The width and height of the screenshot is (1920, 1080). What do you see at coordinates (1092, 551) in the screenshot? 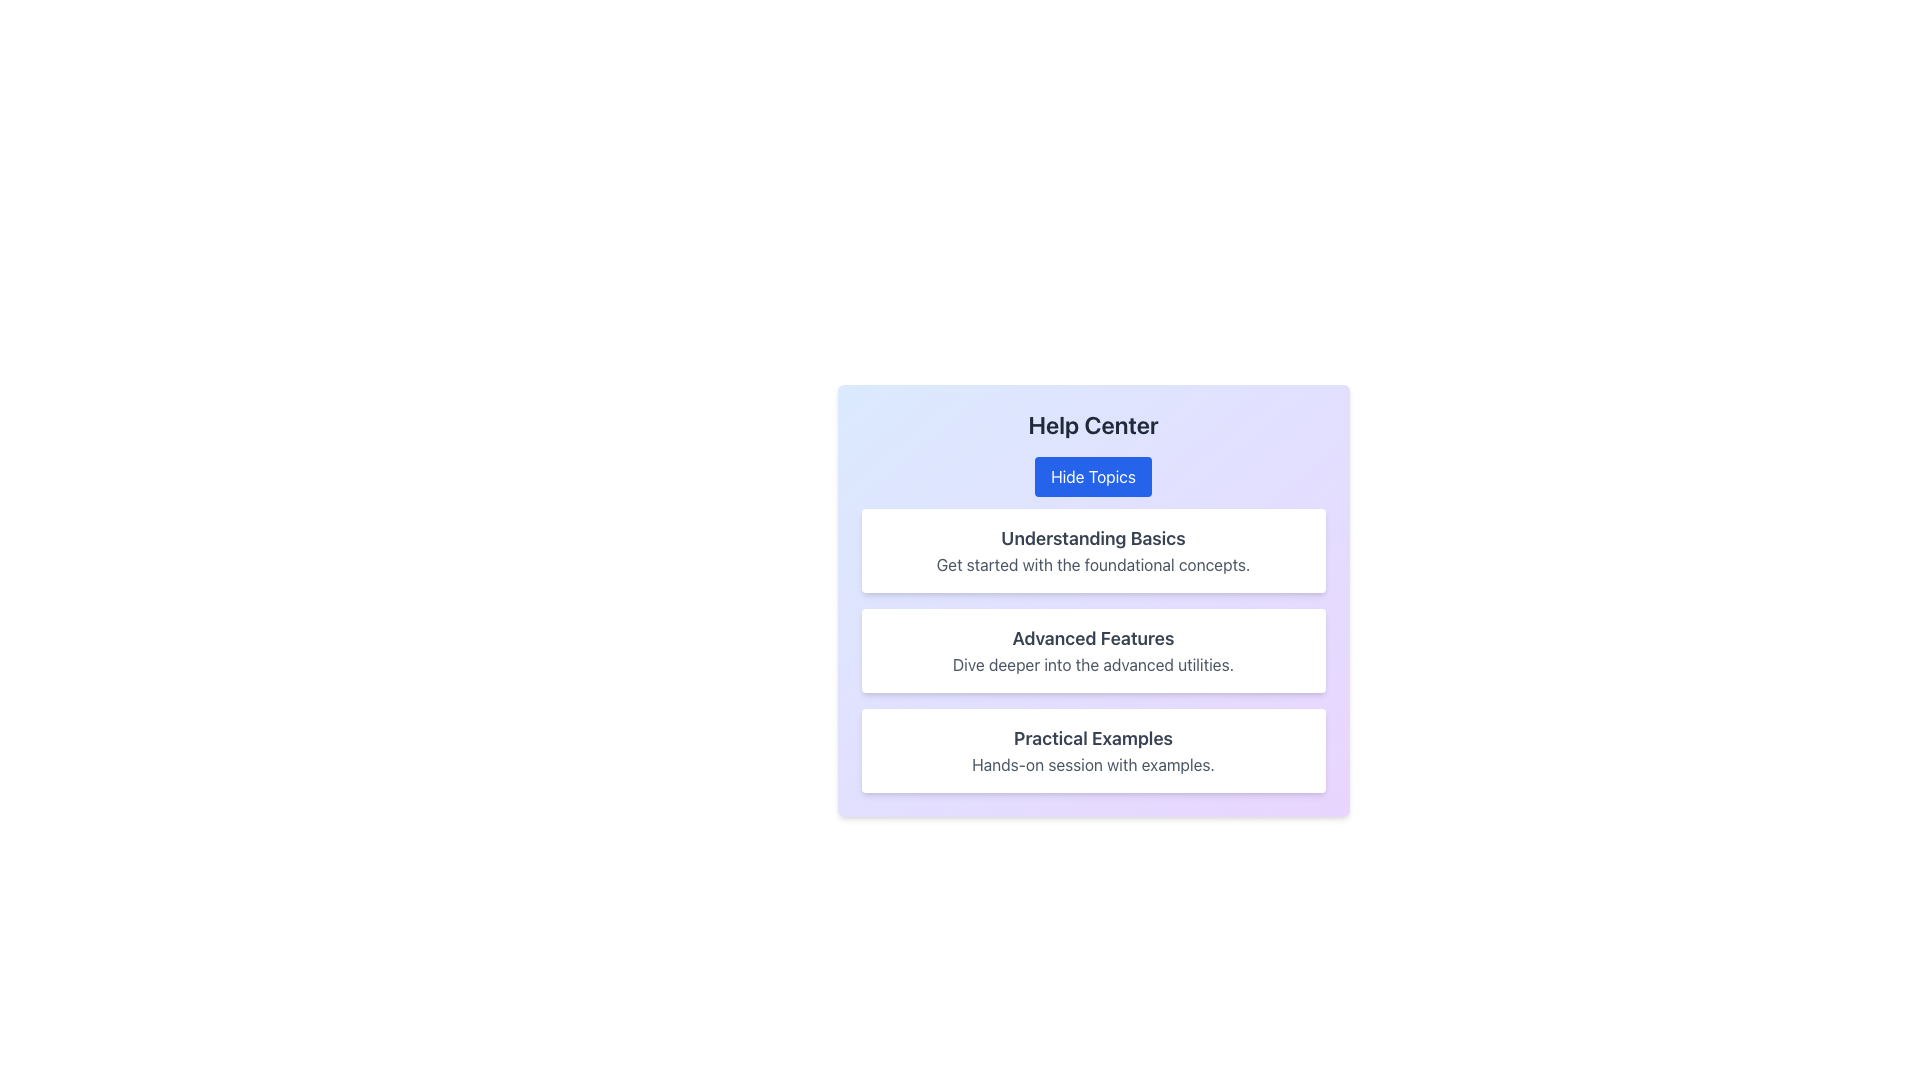
I see `the textual content block titled 'Understanding Basics' which is the first entry in the Help Center section` at bounding box center [1092, 551].